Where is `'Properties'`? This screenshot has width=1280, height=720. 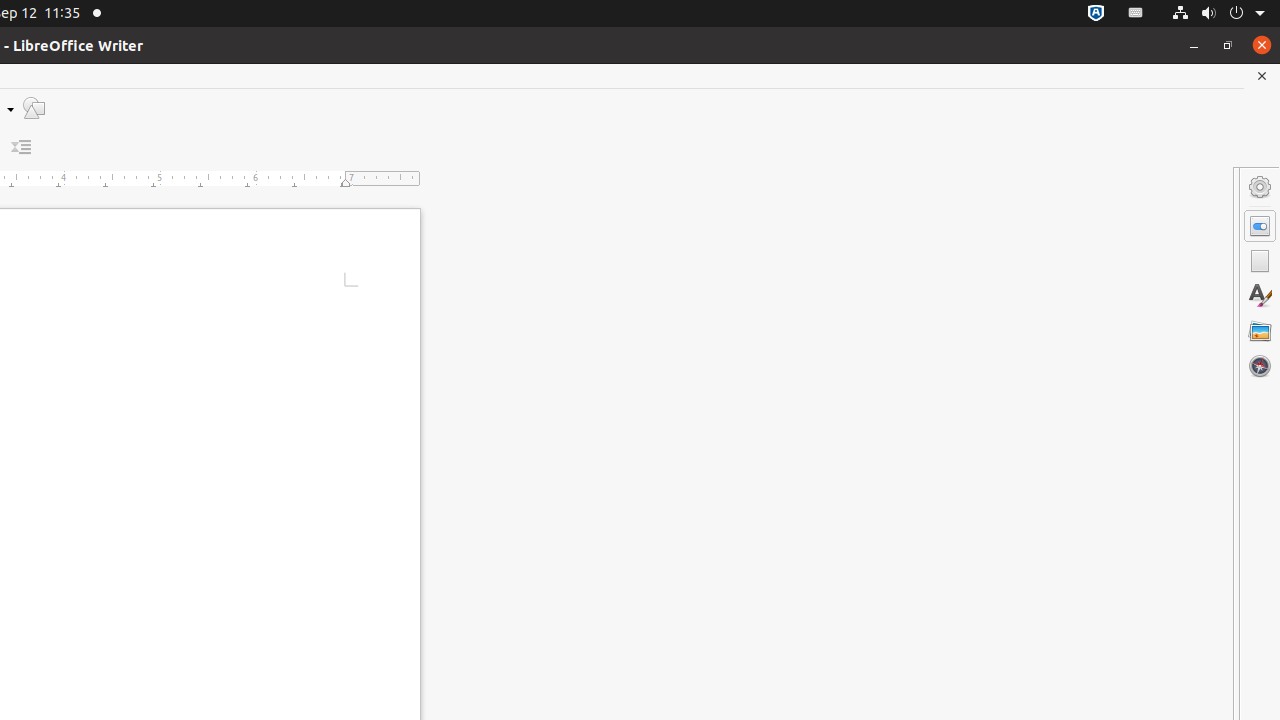 'Properties' is located at coordinates (1259, 225).